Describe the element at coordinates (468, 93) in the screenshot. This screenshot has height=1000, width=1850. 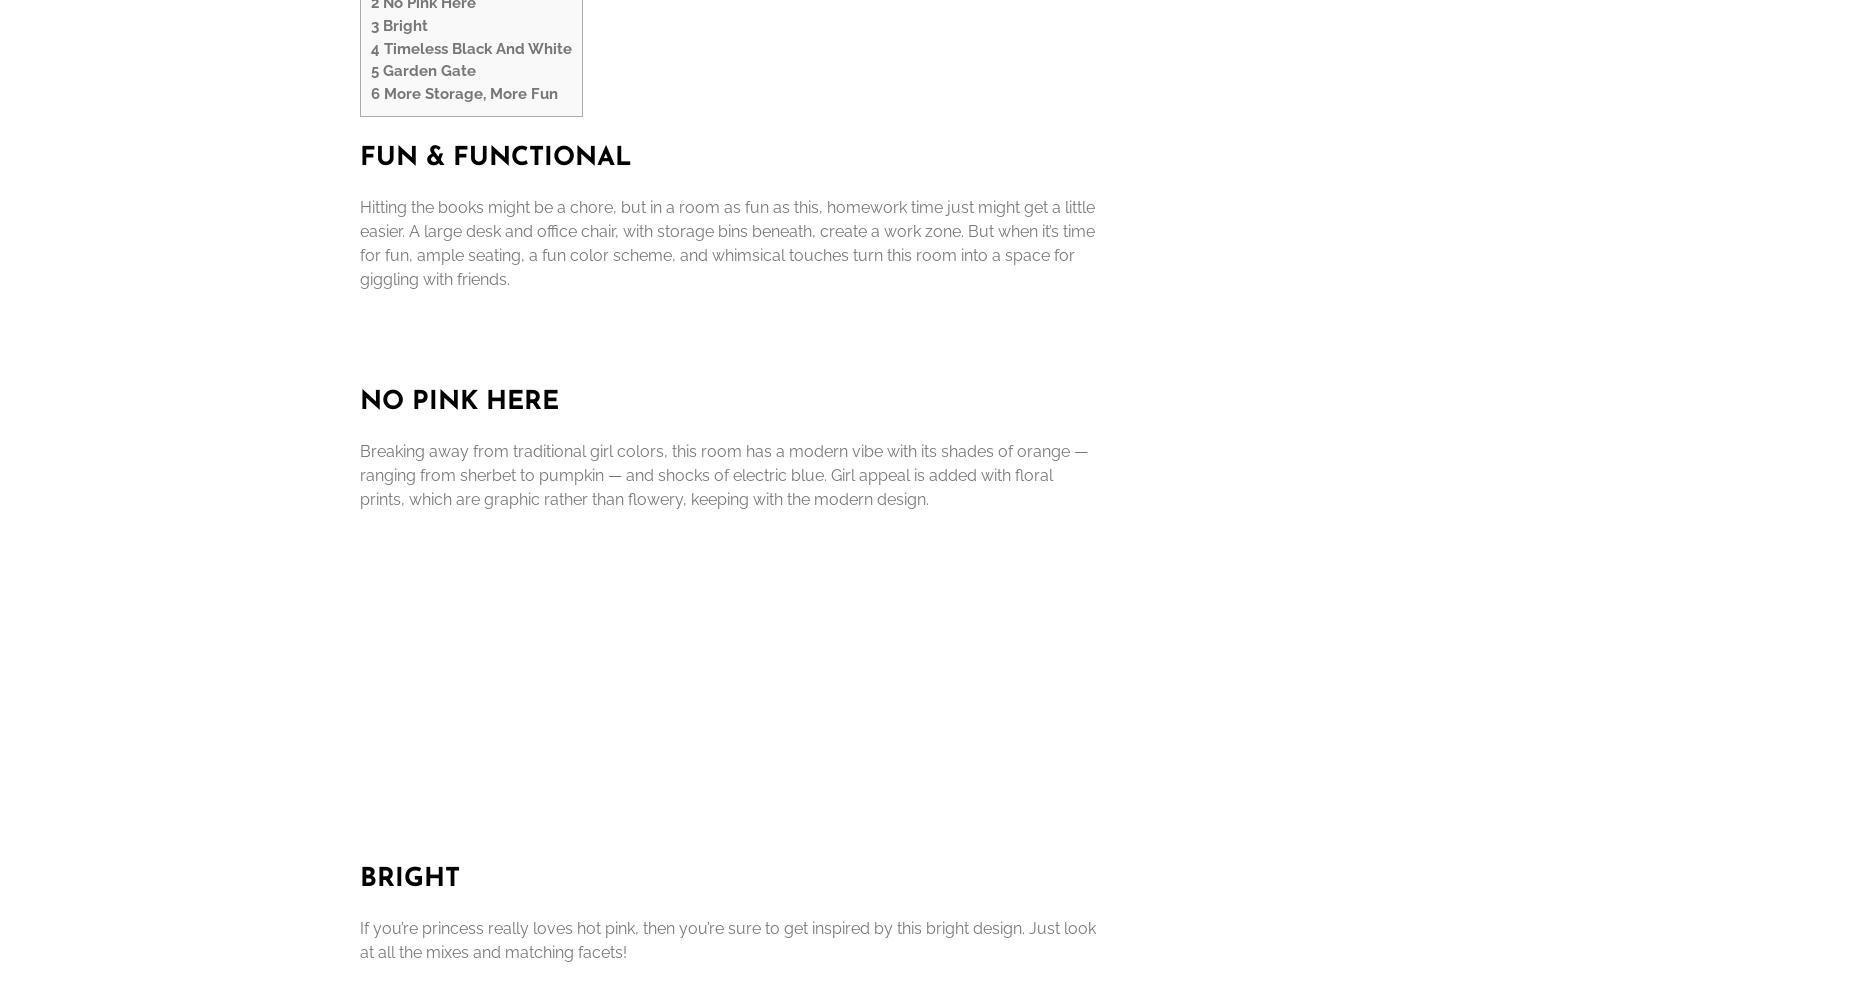
I see `'More Storage, More Fun'` at that location.